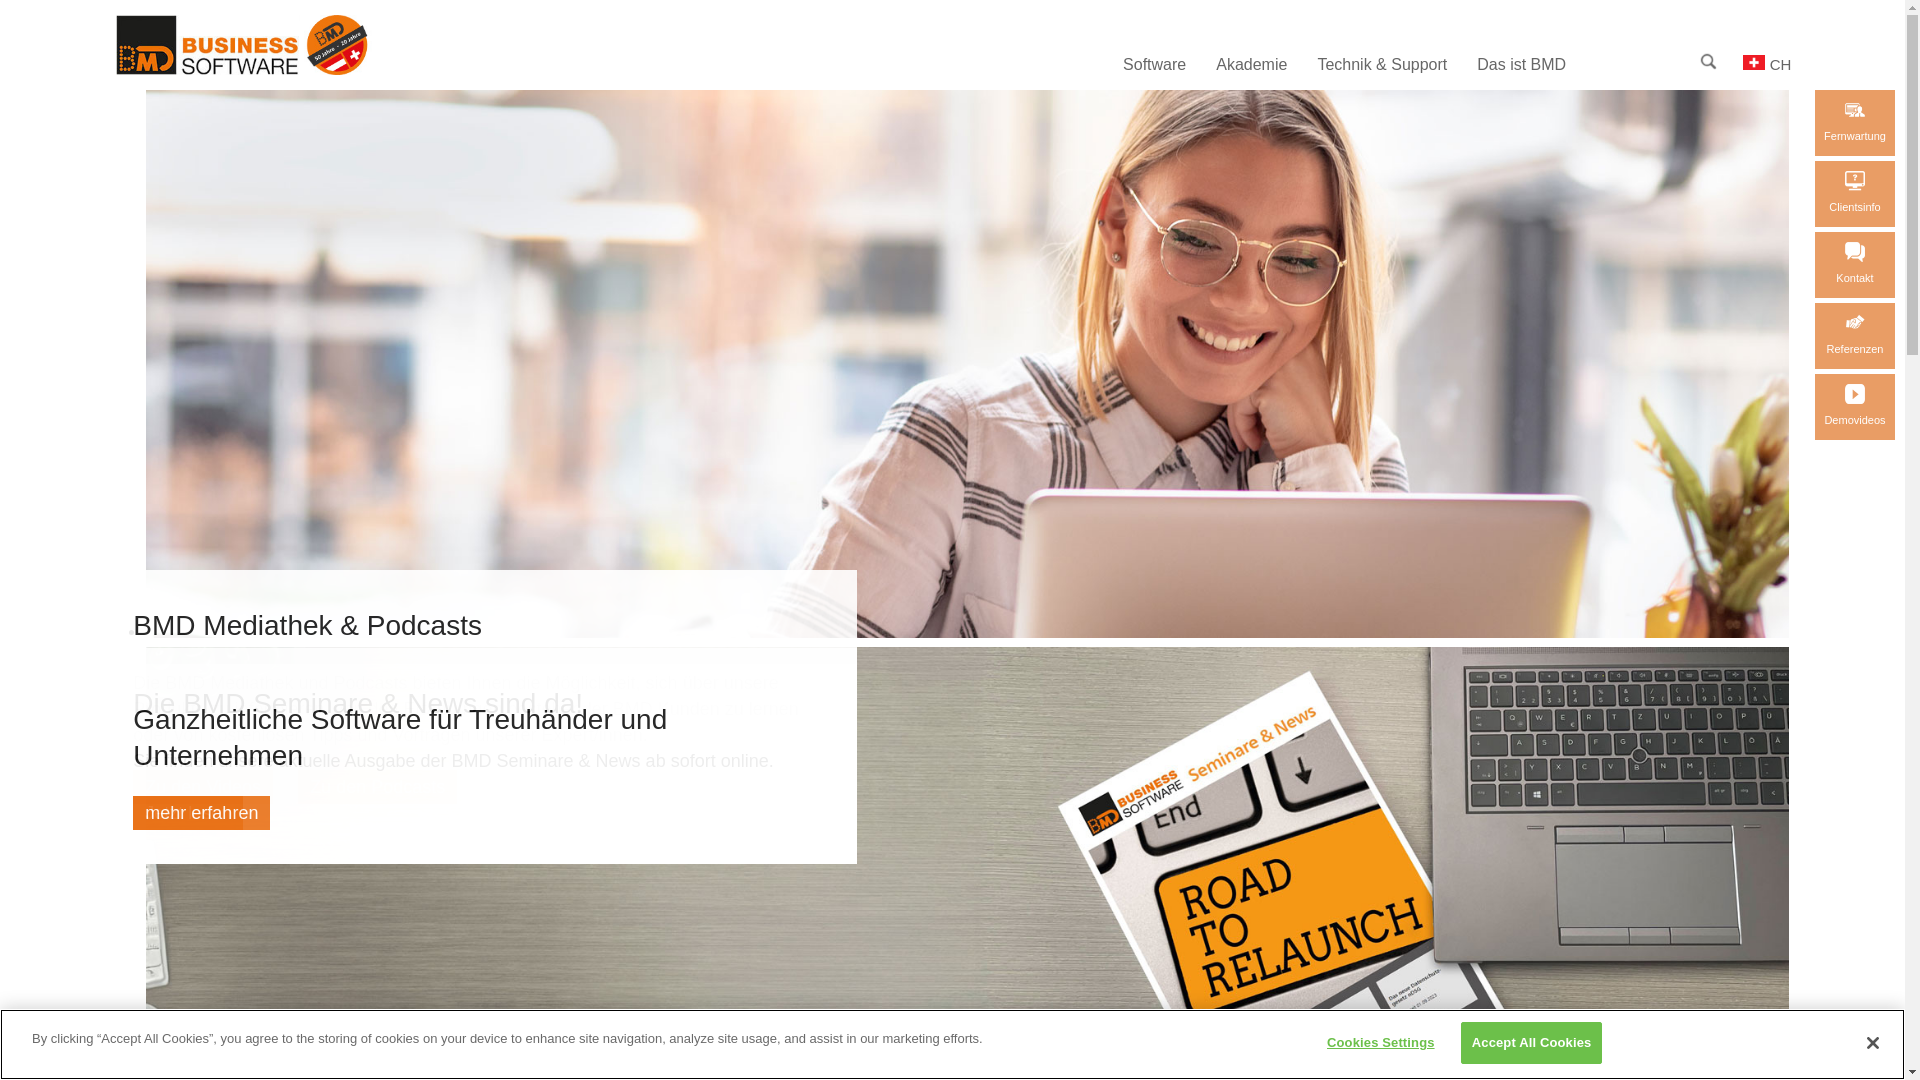 The width and height of the screenshot is (1920, 1080). What do you see at coordinates (1699, 60) in the screenshot?
I see `'Suche'` at bounding box center [1699, 60].